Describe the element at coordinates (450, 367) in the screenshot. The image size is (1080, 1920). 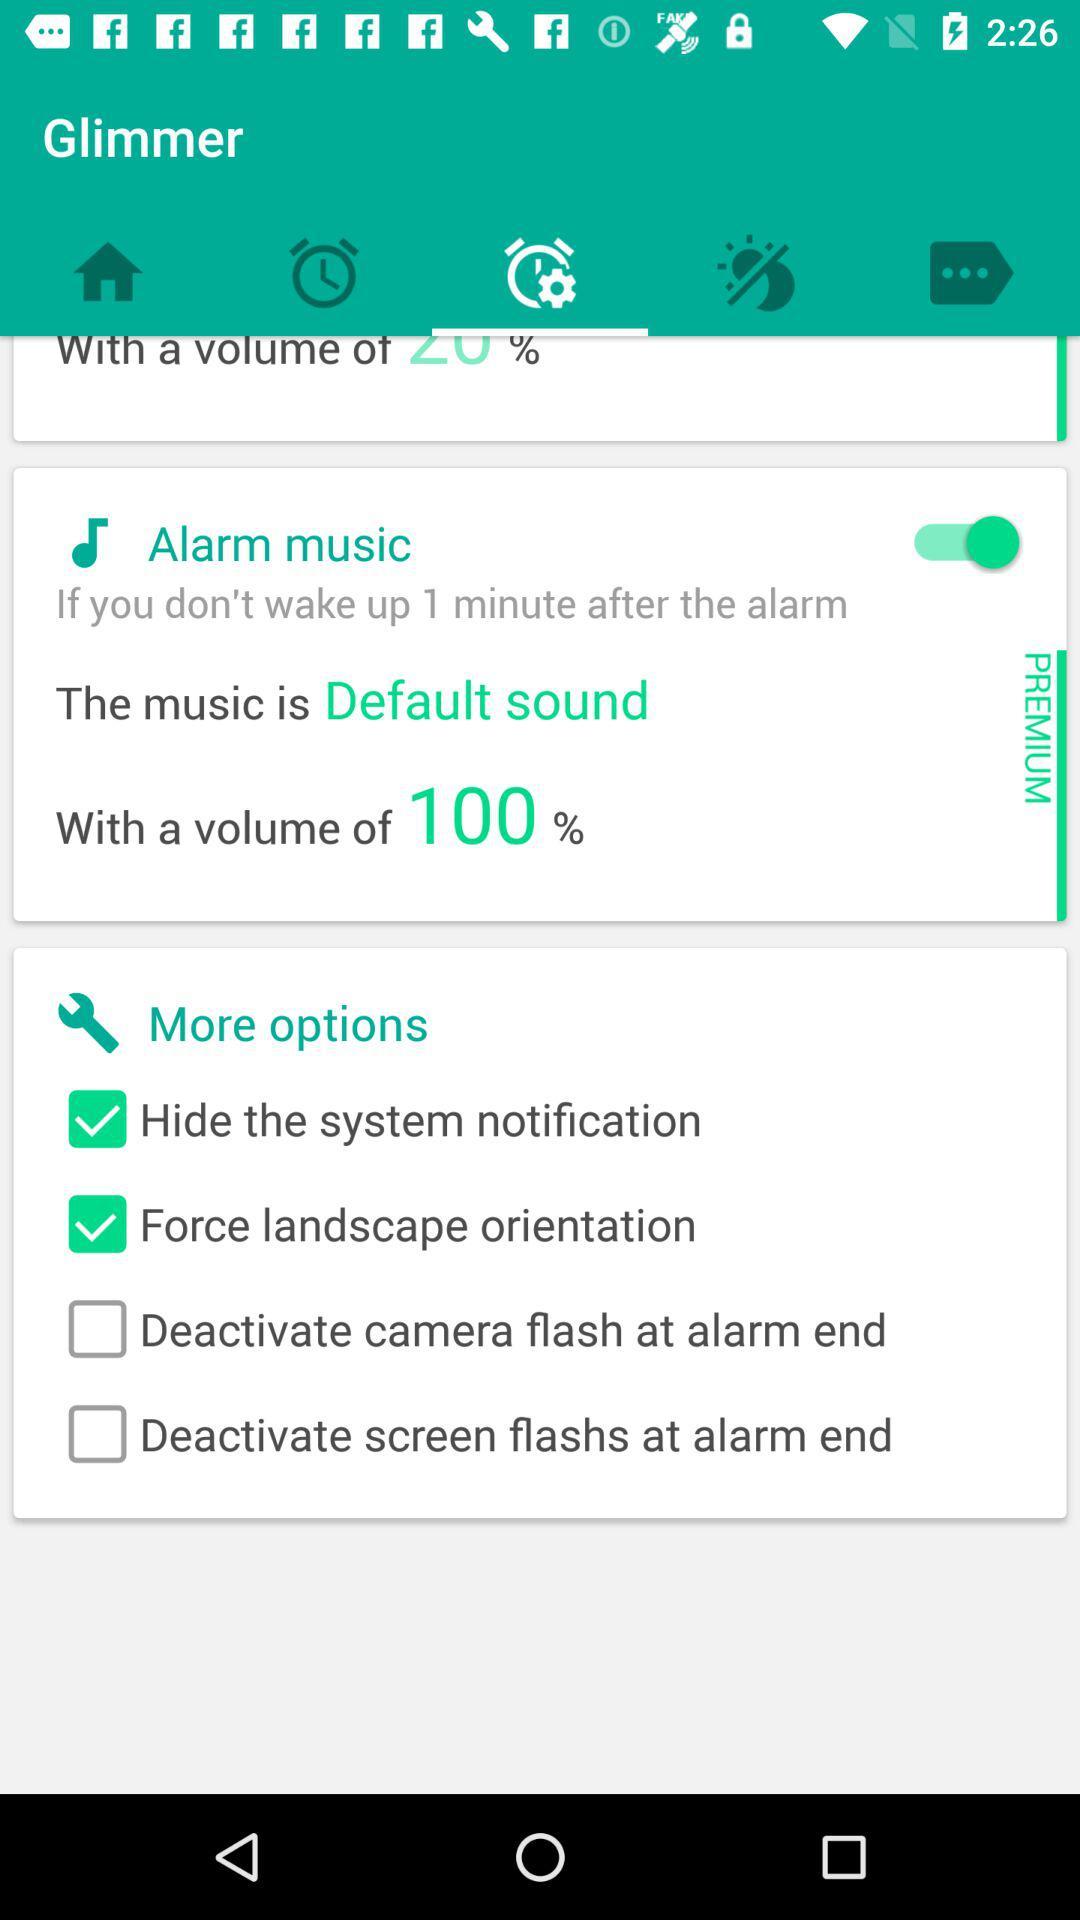
I see `the 20` at that location.